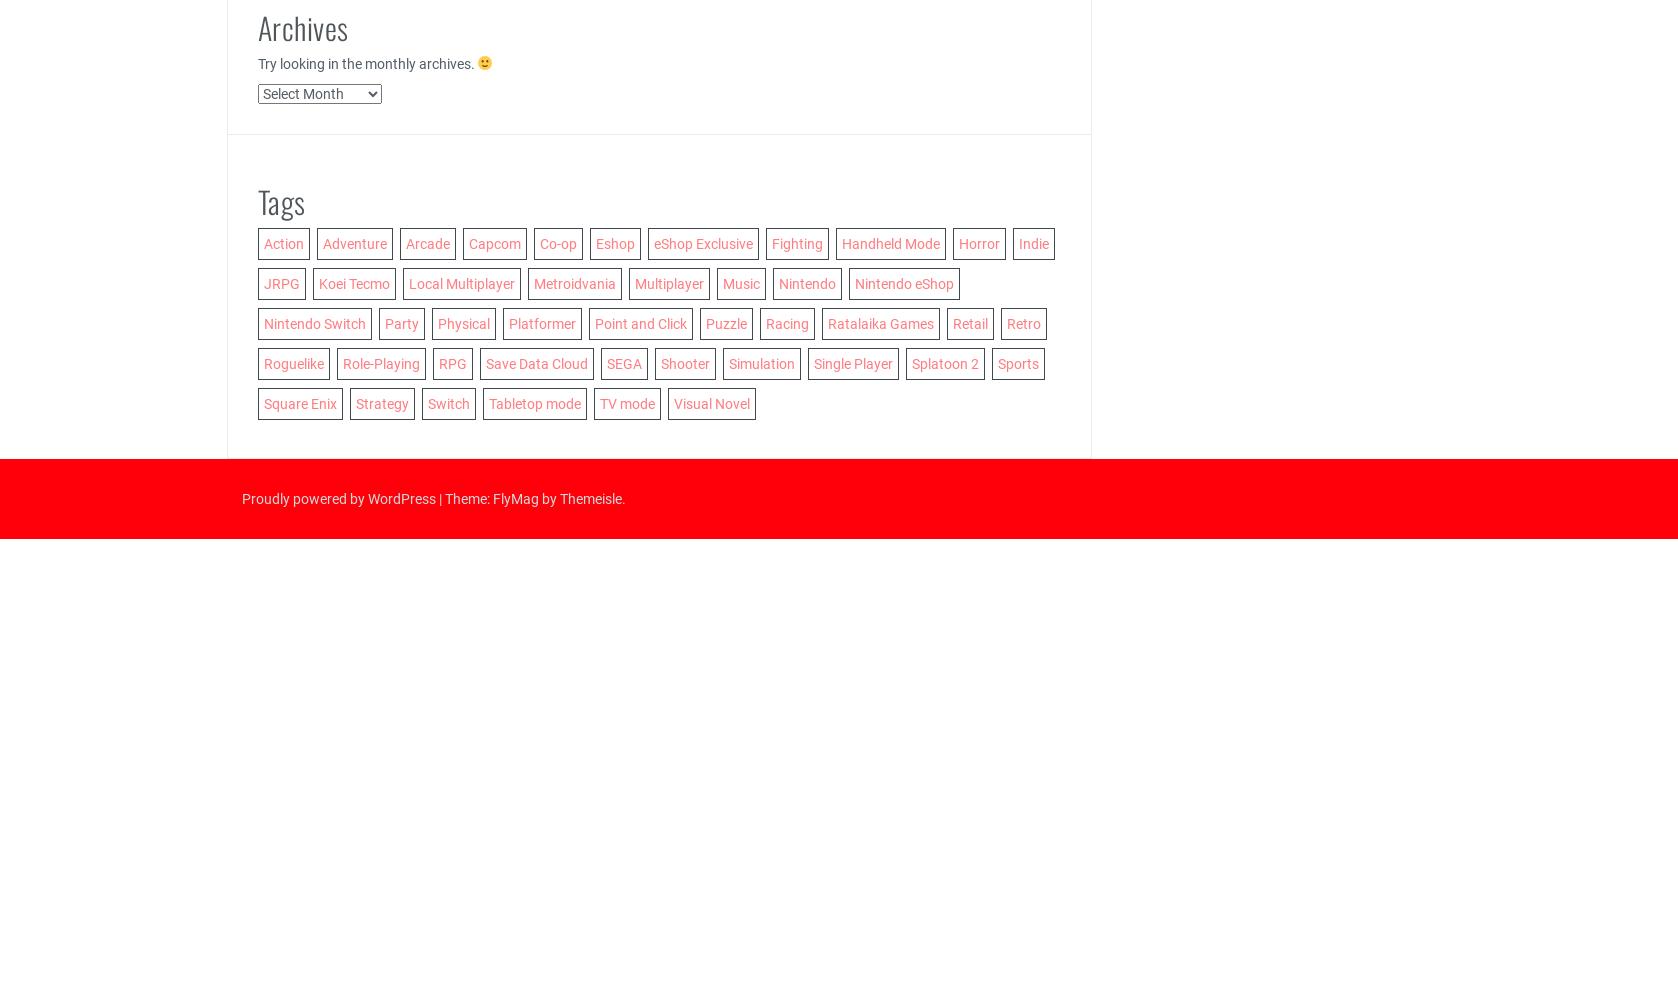  What do you see at coordinates (726, 362) in the screenshot?
I see `'Simulation'` at bounding box center [726, 362].